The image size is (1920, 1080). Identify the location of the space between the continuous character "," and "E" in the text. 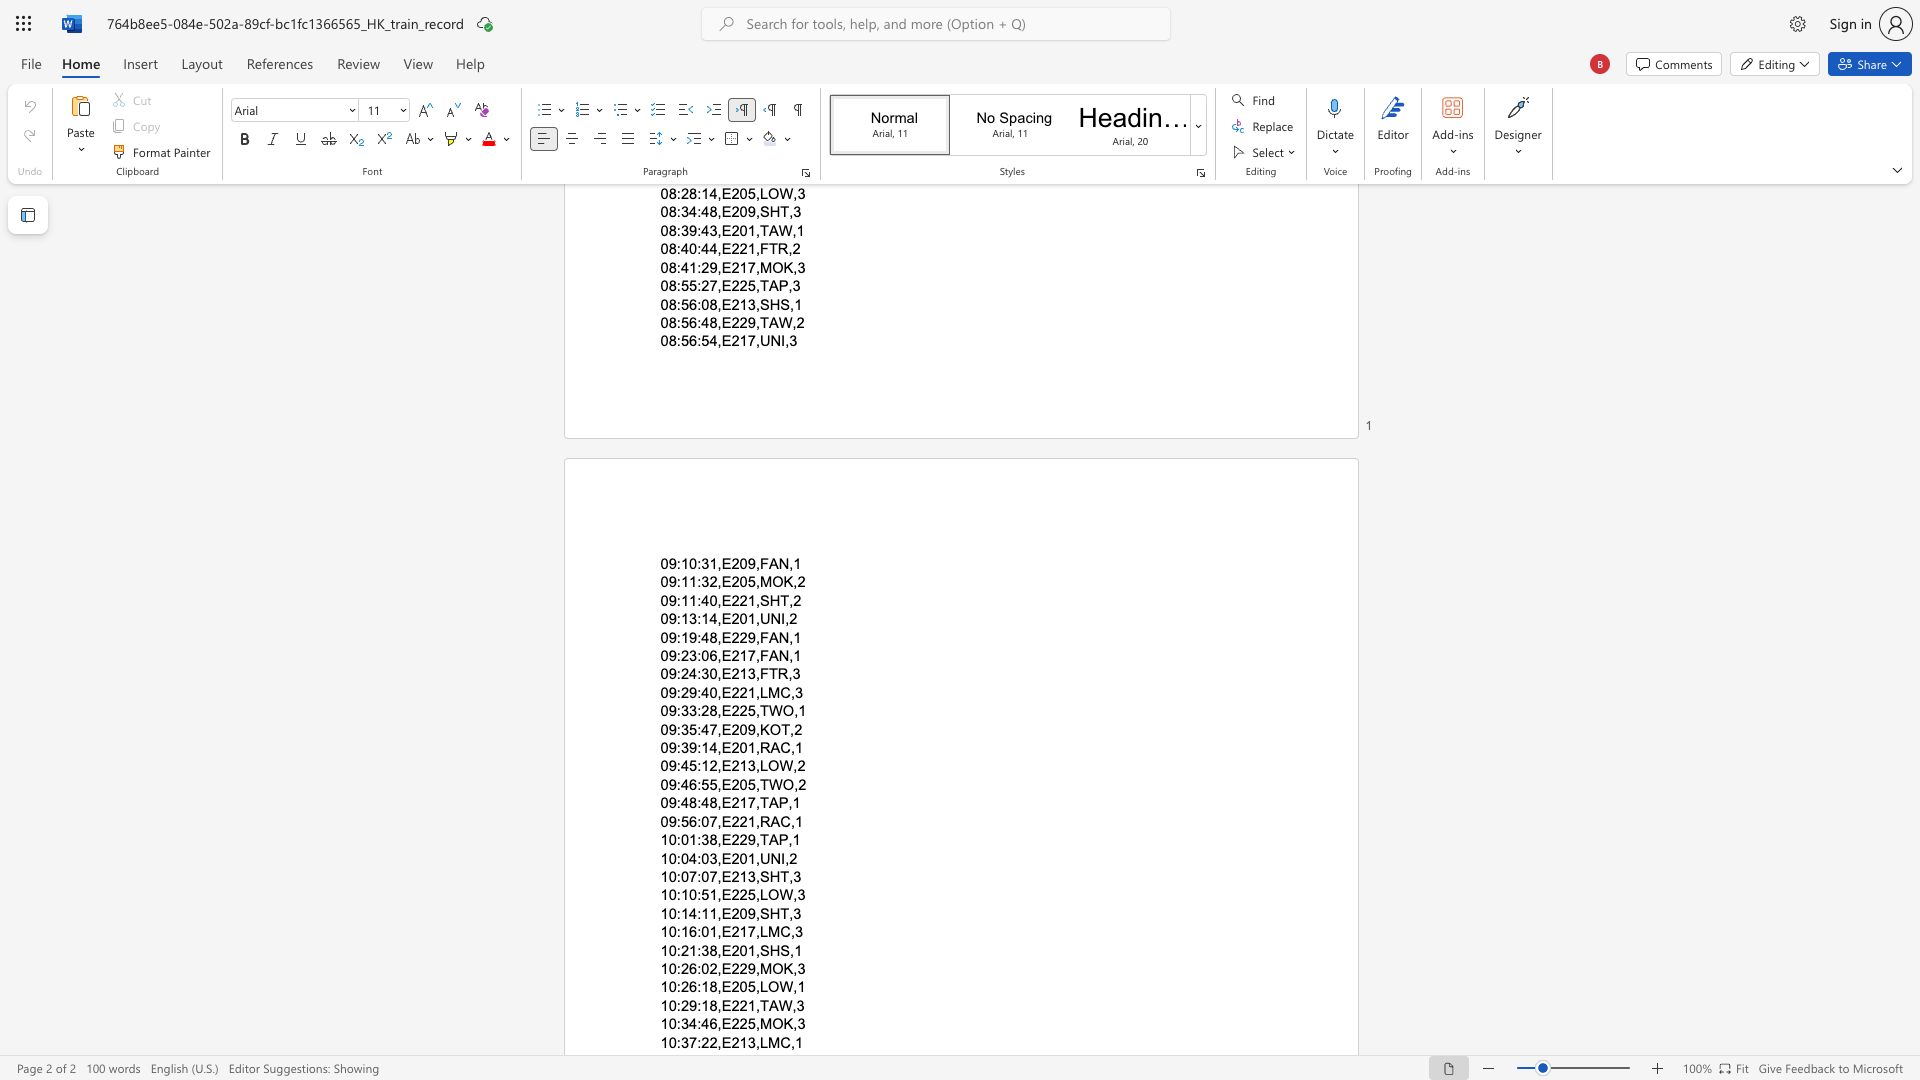
(722, 802).